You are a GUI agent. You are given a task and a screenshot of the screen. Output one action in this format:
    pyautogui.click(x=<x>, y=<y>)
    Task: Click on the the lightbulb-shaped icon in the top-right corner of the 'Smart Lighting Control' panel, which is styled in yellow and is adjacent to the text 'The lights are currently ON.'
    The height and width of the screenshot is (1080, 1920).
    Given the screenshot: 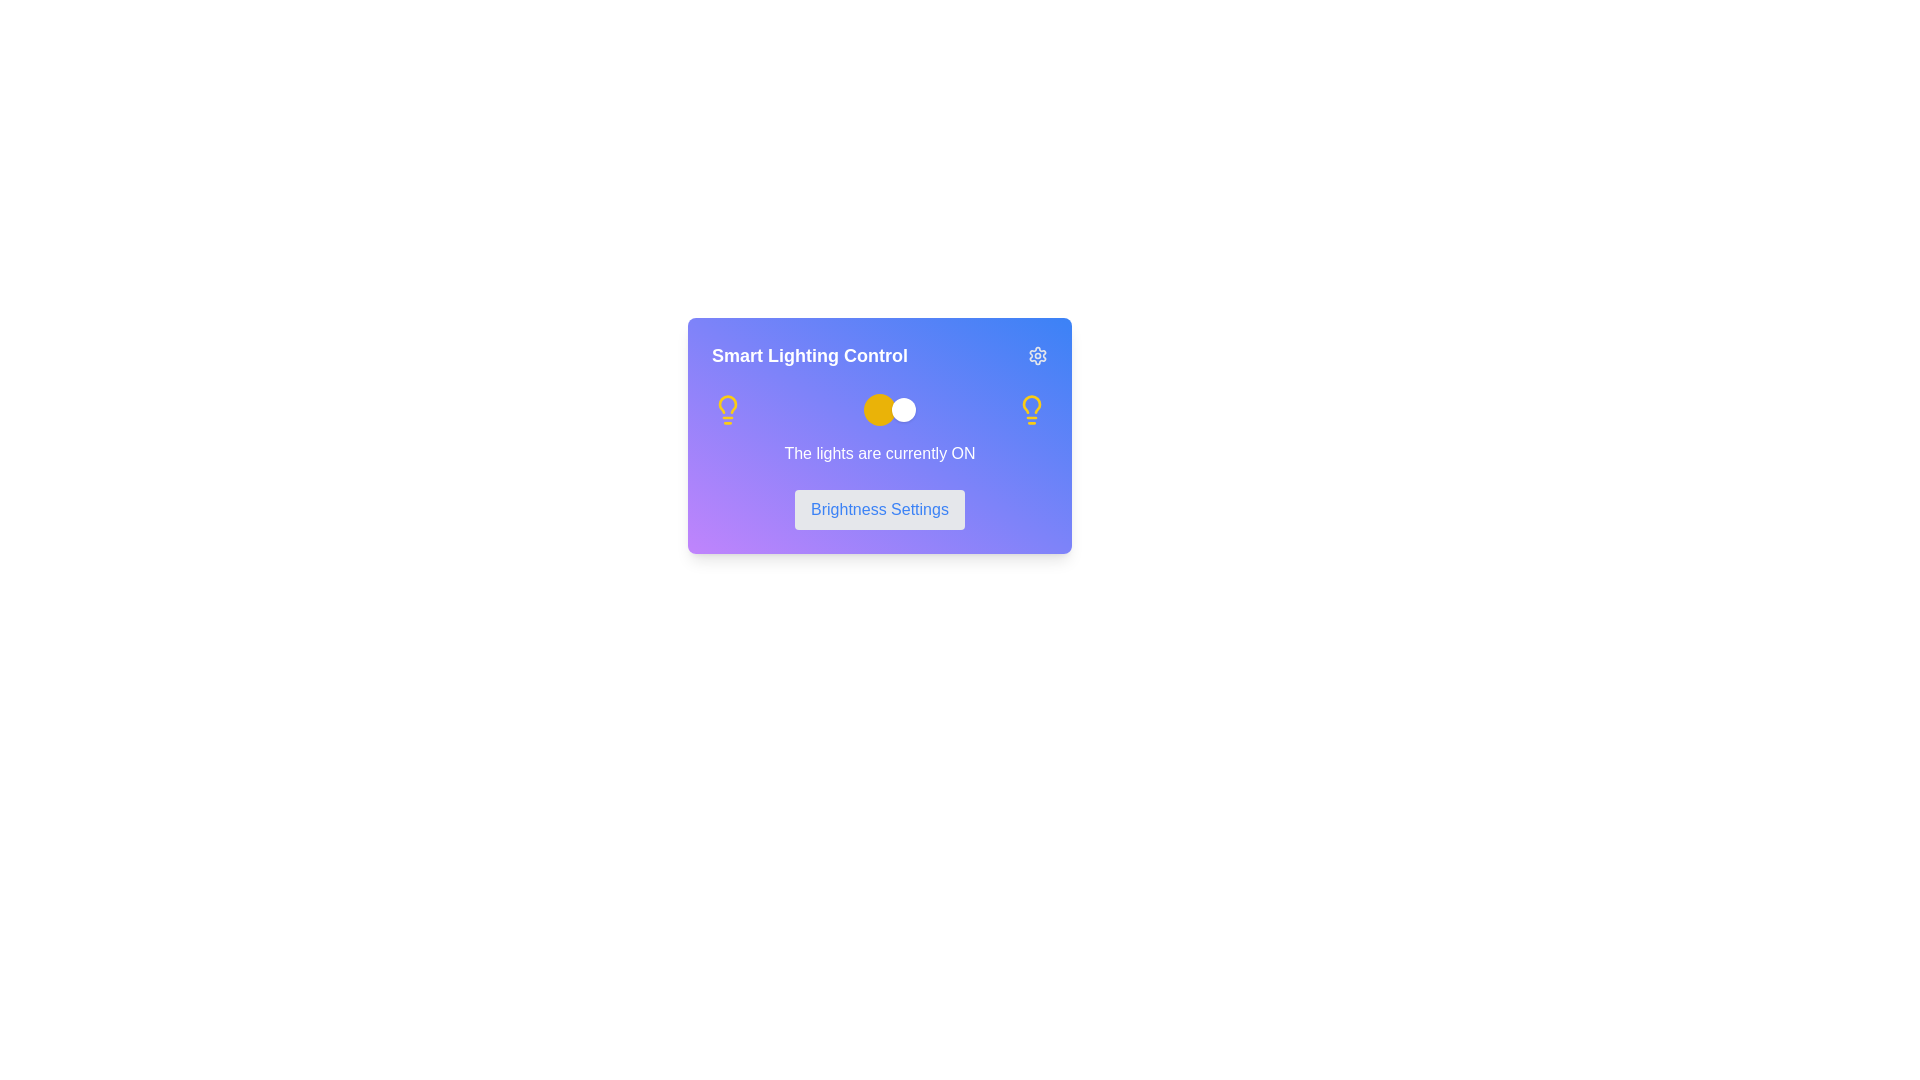 What is the action you would take?
    pyautogui.click(x=1032, y=408)
    